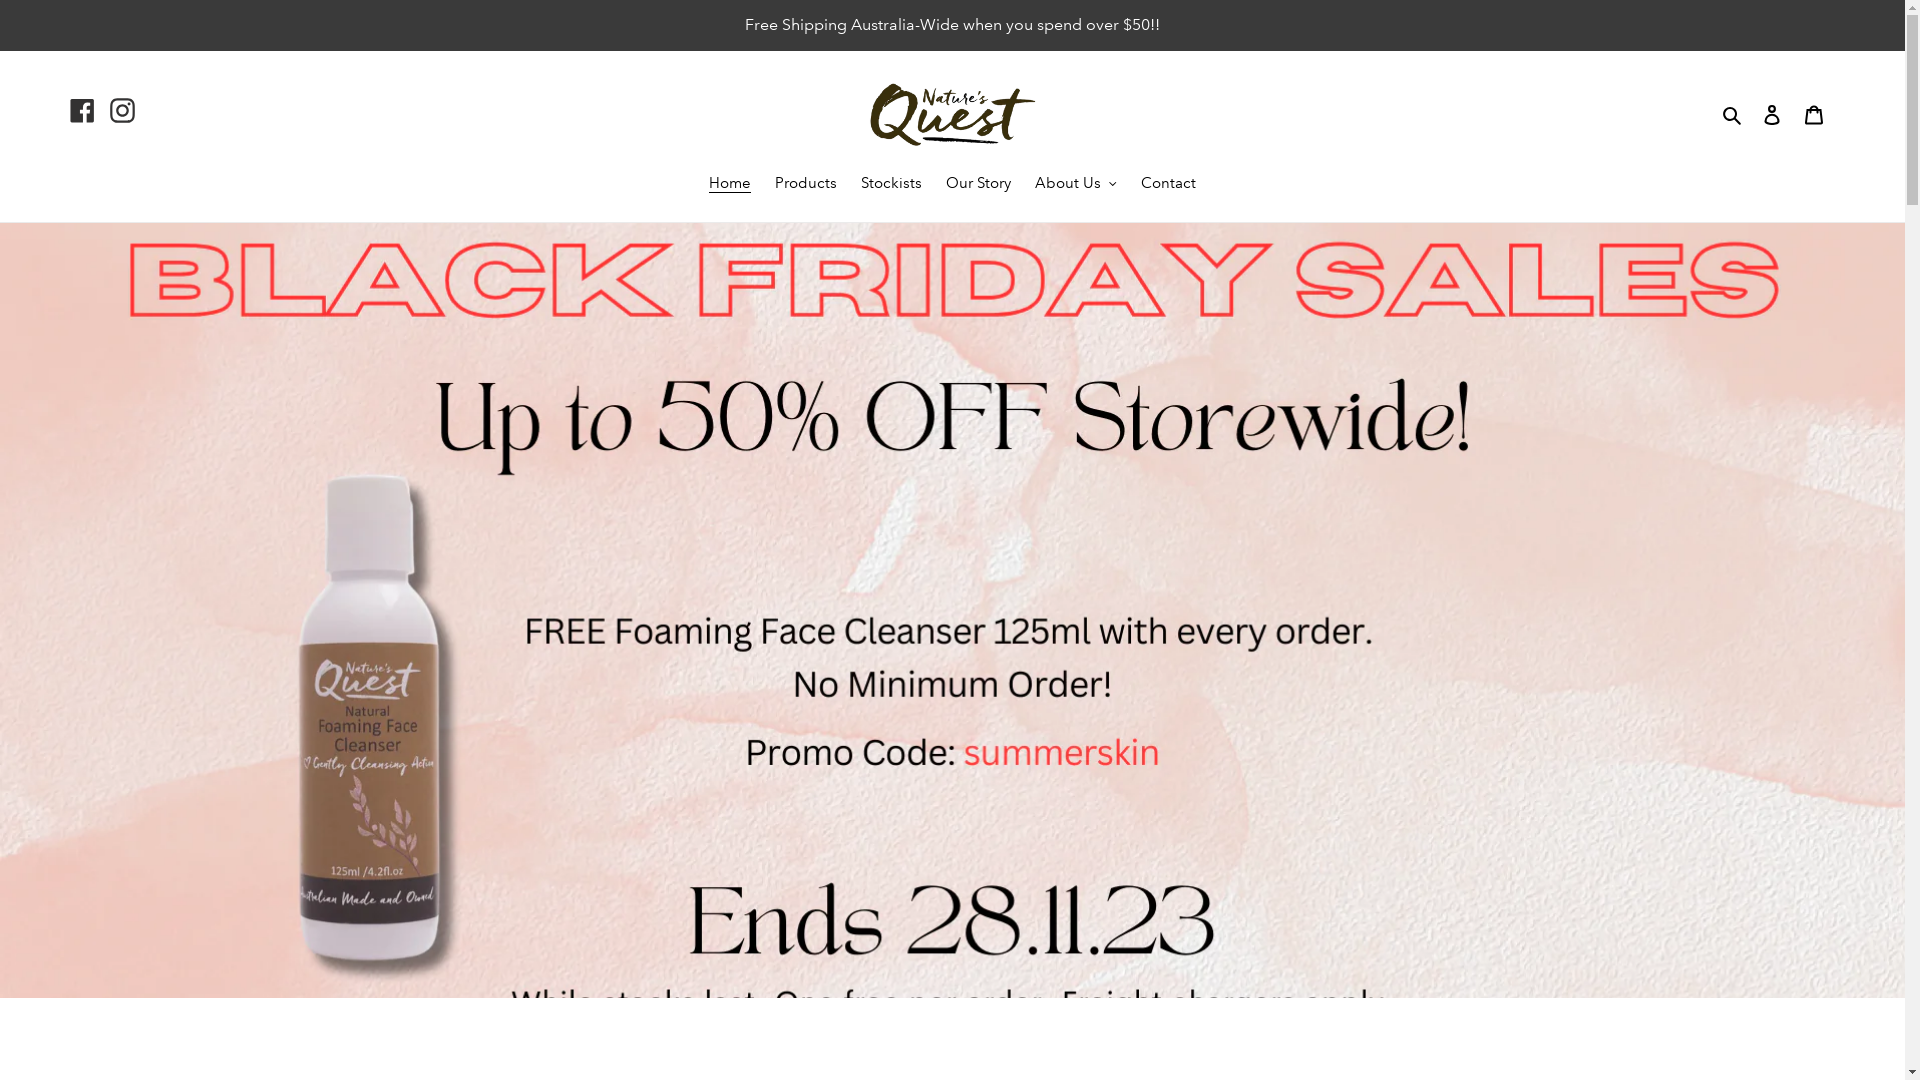 The height and width of the screenshot is (1080, 1920). I want to click on 'Home', so click(728, 185).